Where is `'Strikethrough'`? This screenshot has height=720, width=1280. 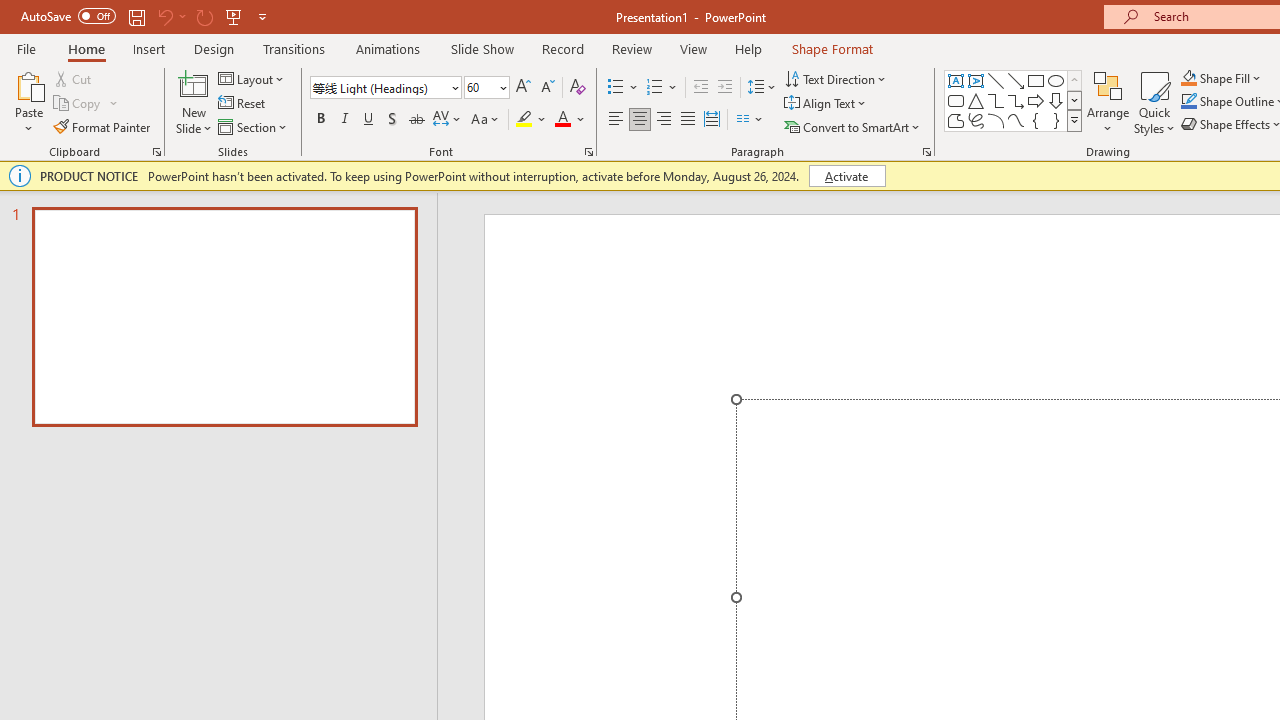 'Strikethrough' is located at coordinates (415, 119).